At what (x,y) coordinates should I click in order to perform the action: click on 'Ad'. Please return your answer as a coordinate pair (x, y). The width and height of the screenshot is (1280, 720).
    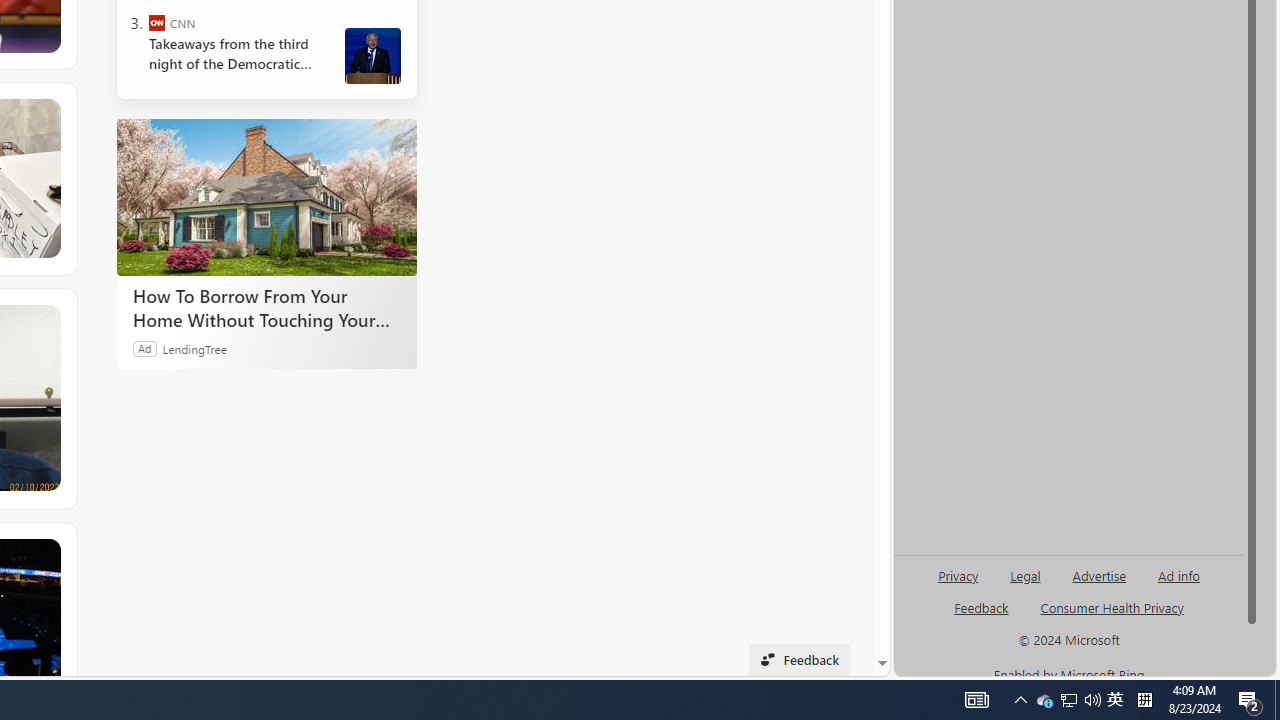
    Looking at the image, I should click on (144, 347).